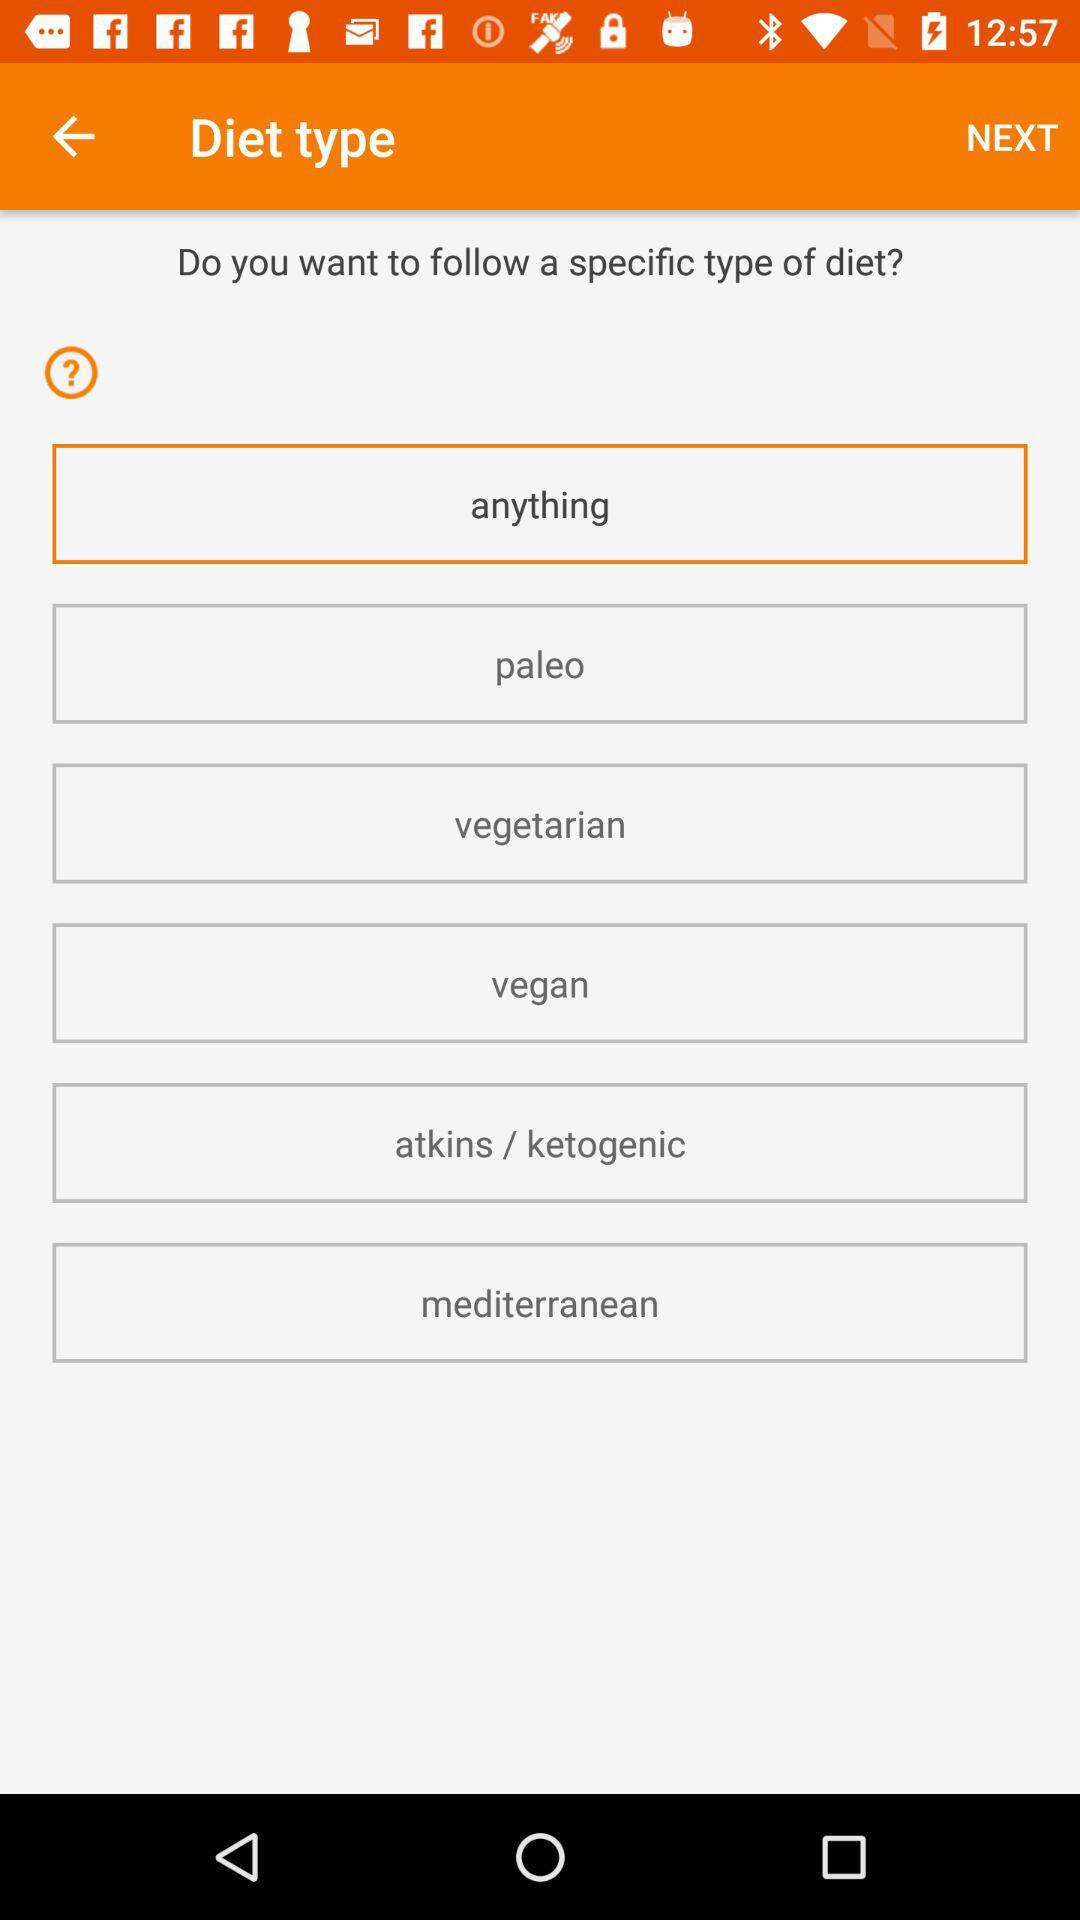  What do you see at coordinates (72, 135) in the screenshot?
I see `item to the left of the diet type item` at bounding box center [72, 135].